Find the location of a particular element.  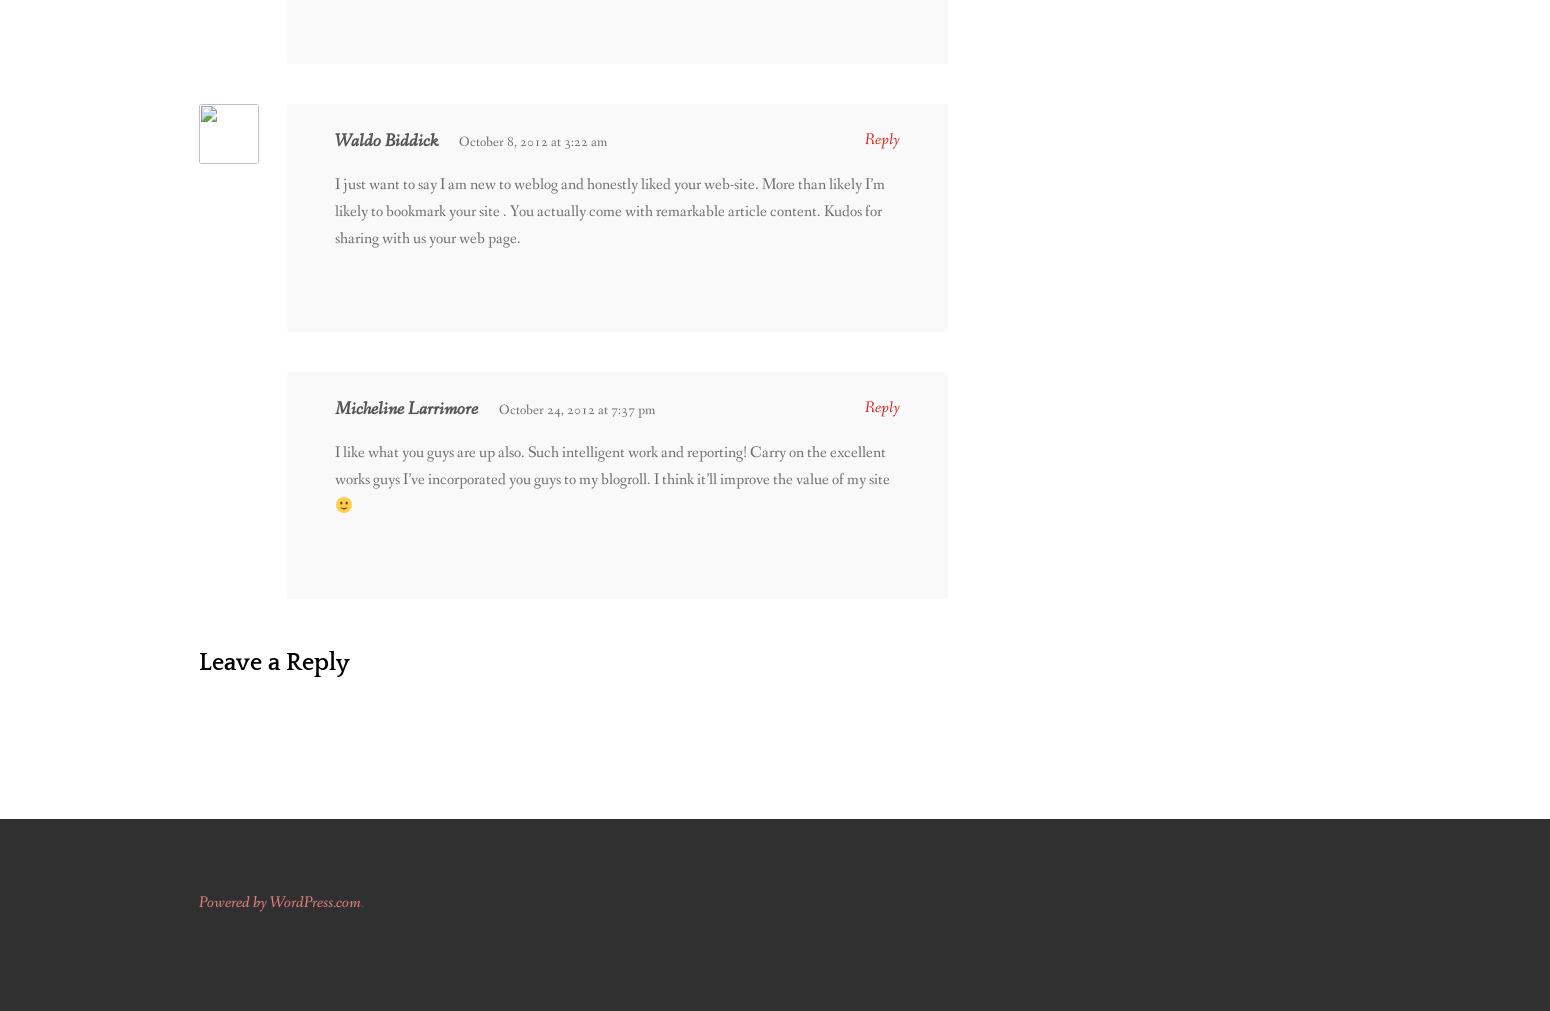

'Powered by WordPress.com' is located at coordinates (279, 901).